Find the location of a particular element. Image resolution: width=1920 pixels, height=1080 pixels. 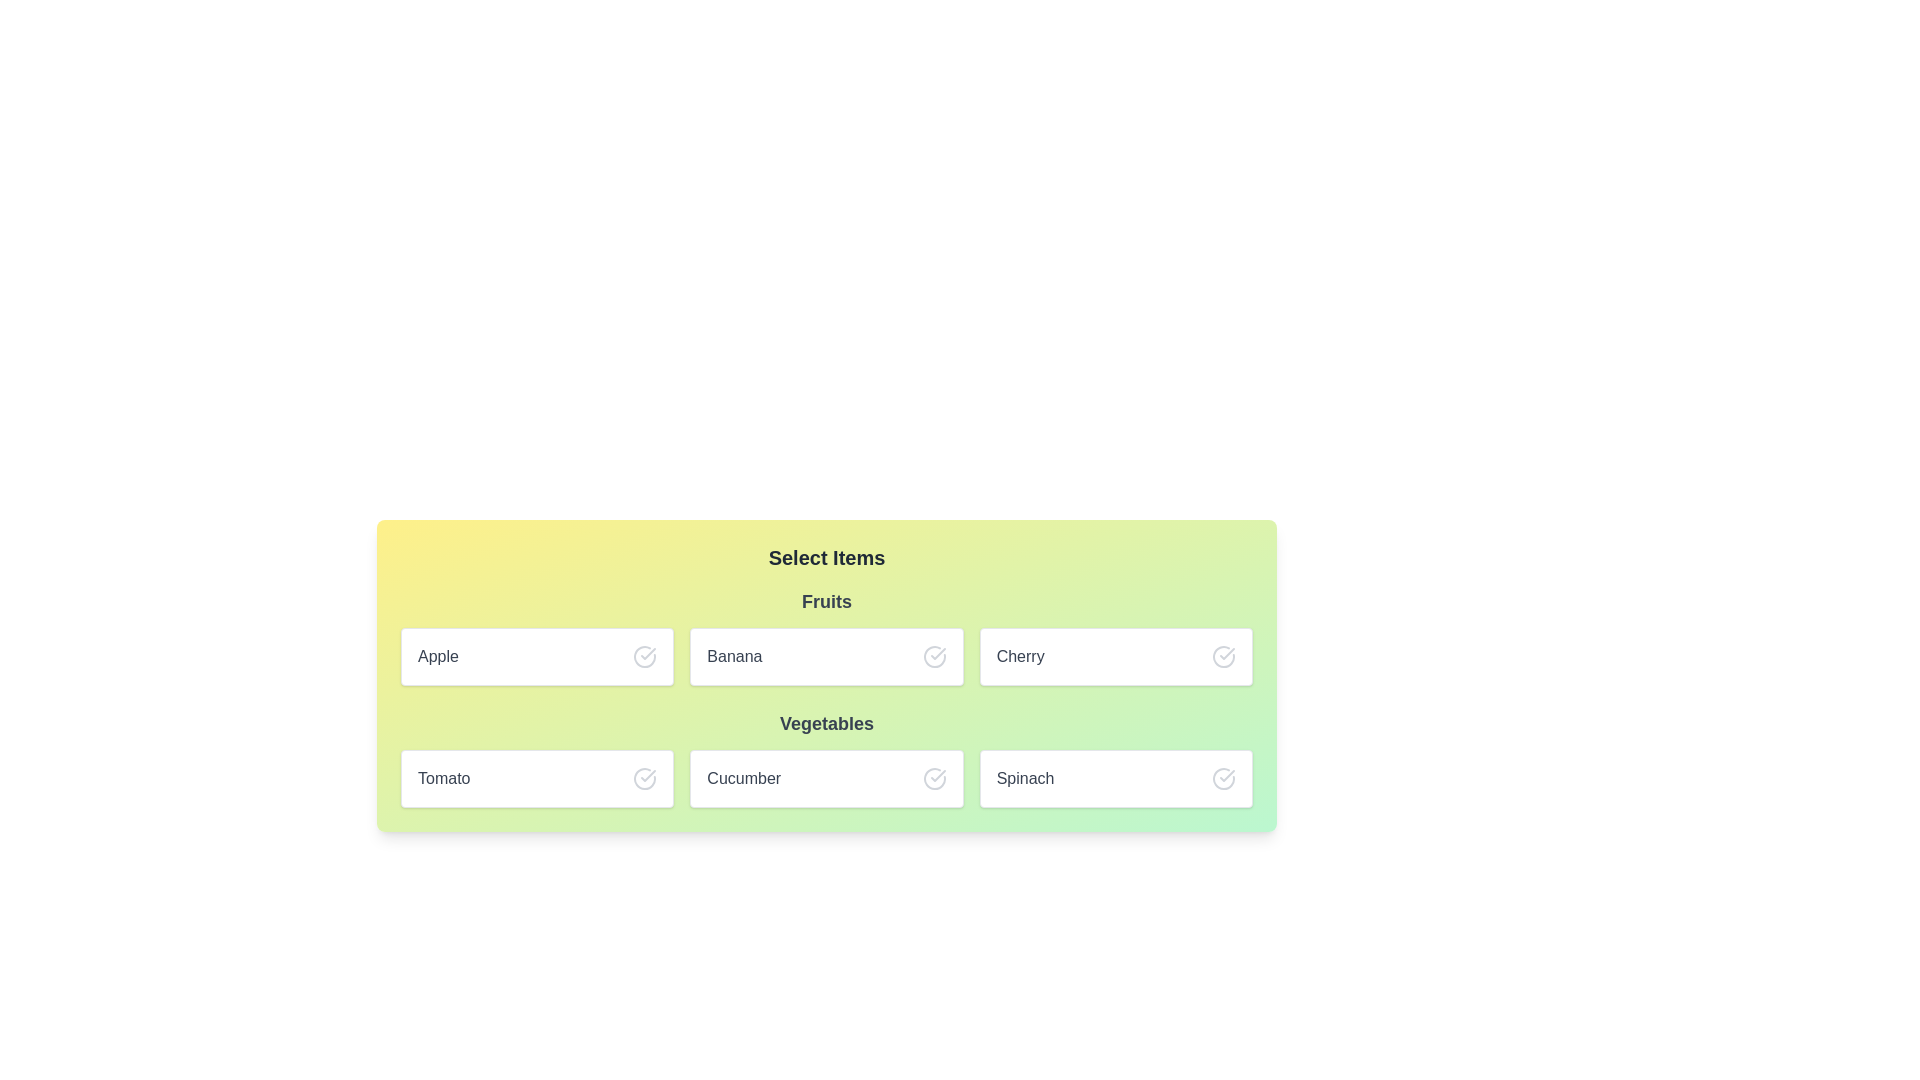

the third selectable list item labeled 'Cherry' is located at coordinates (1115, 656).